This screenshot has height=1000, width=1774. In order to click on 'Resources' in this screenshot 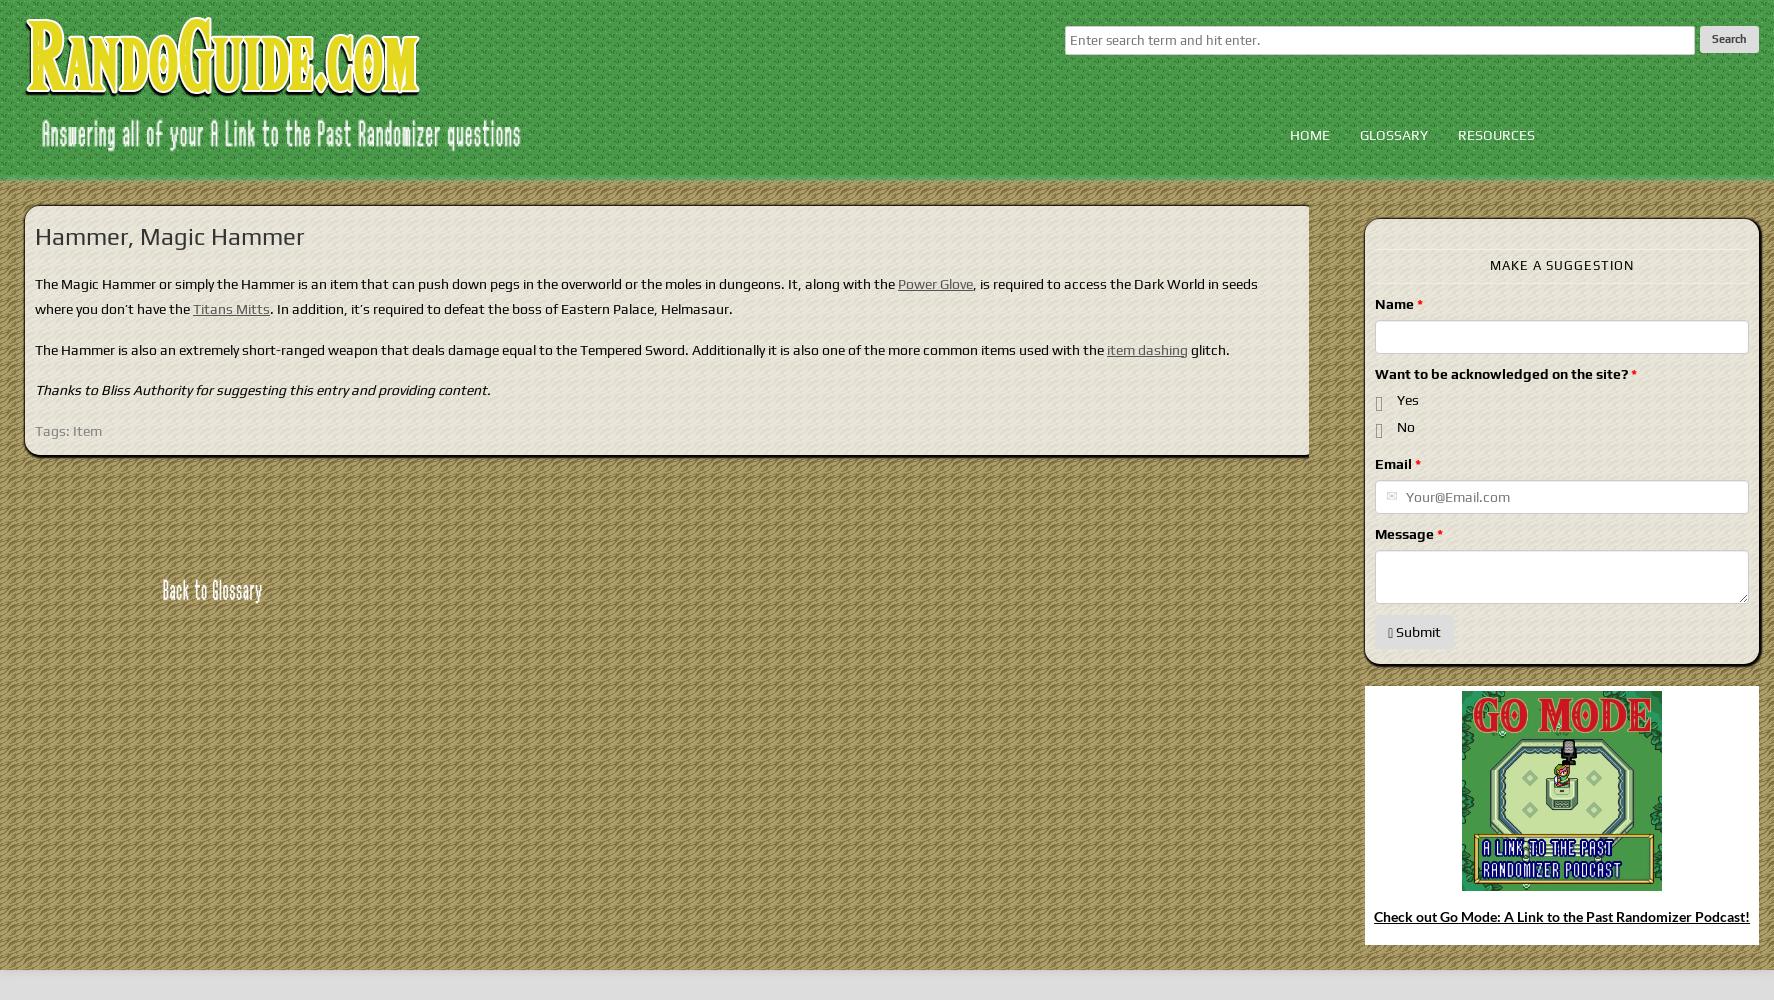, I will do `click(1494, 135)`.